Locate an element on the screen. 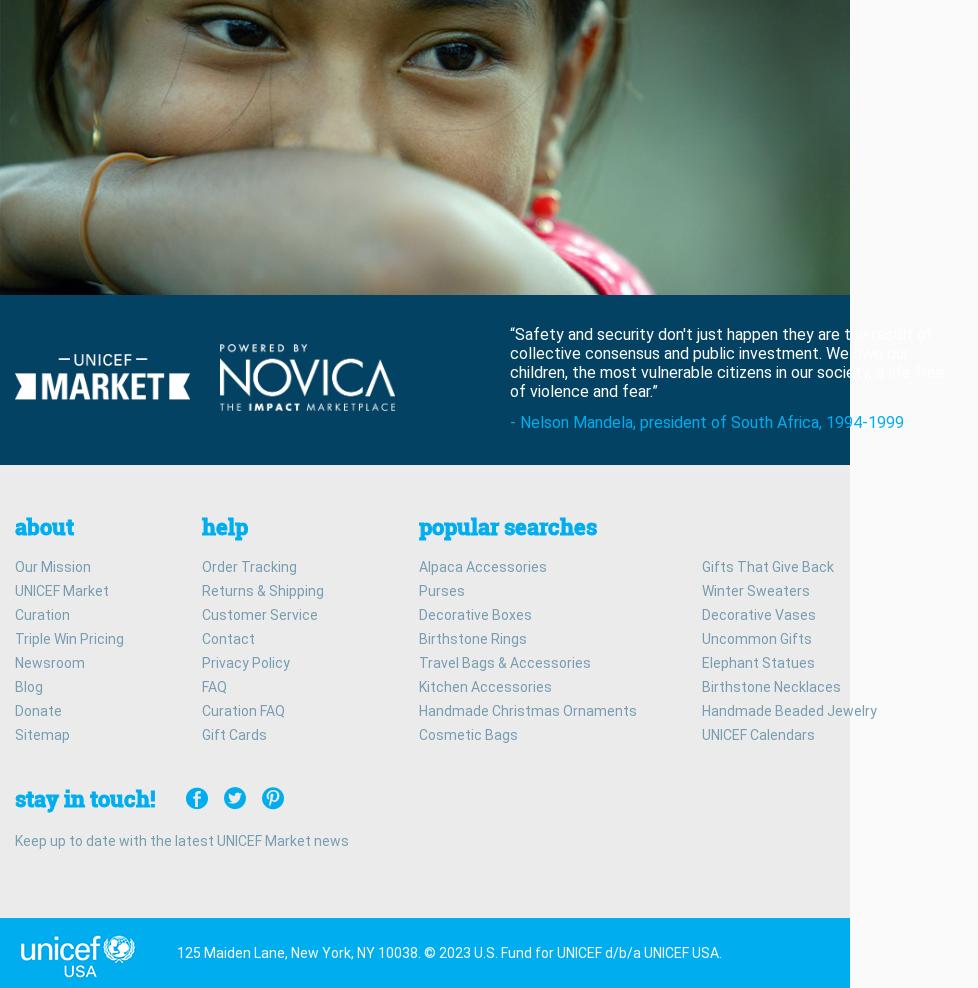  'Cosmetic Bags' is located at coordinates (467, 733).